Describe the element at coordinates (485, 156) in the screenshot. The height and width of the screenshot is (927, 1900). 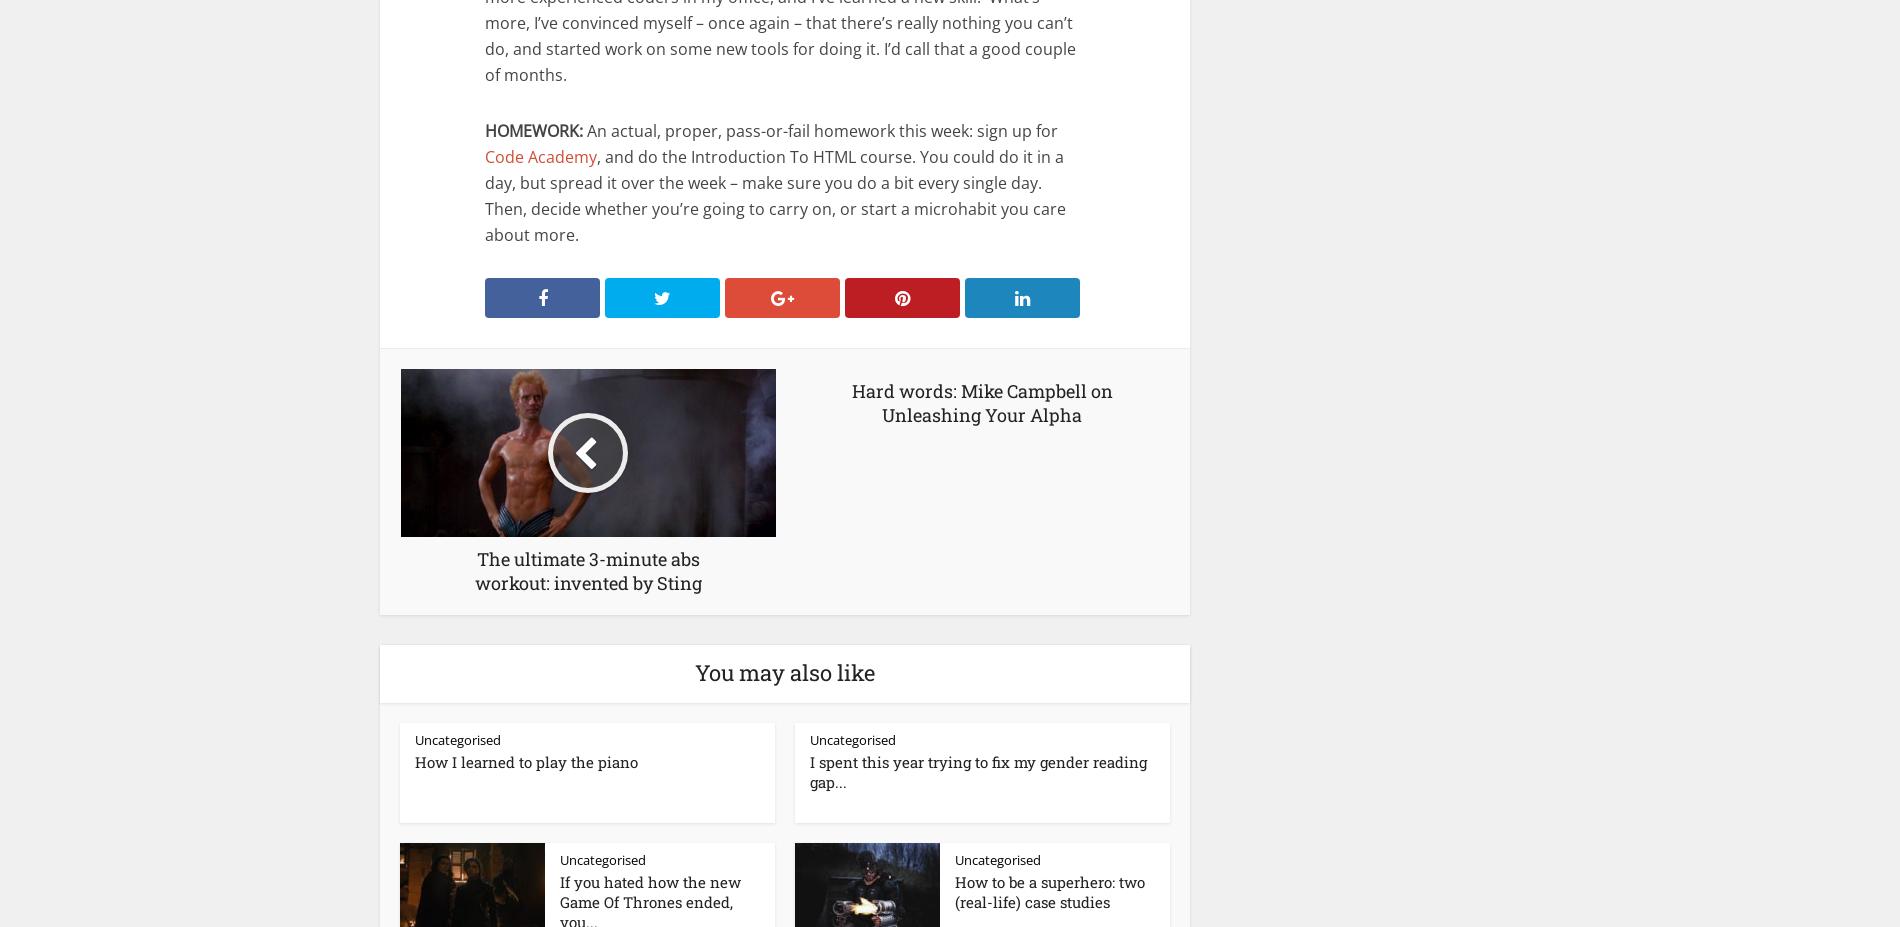
I see `'Code Academy'` at that location.